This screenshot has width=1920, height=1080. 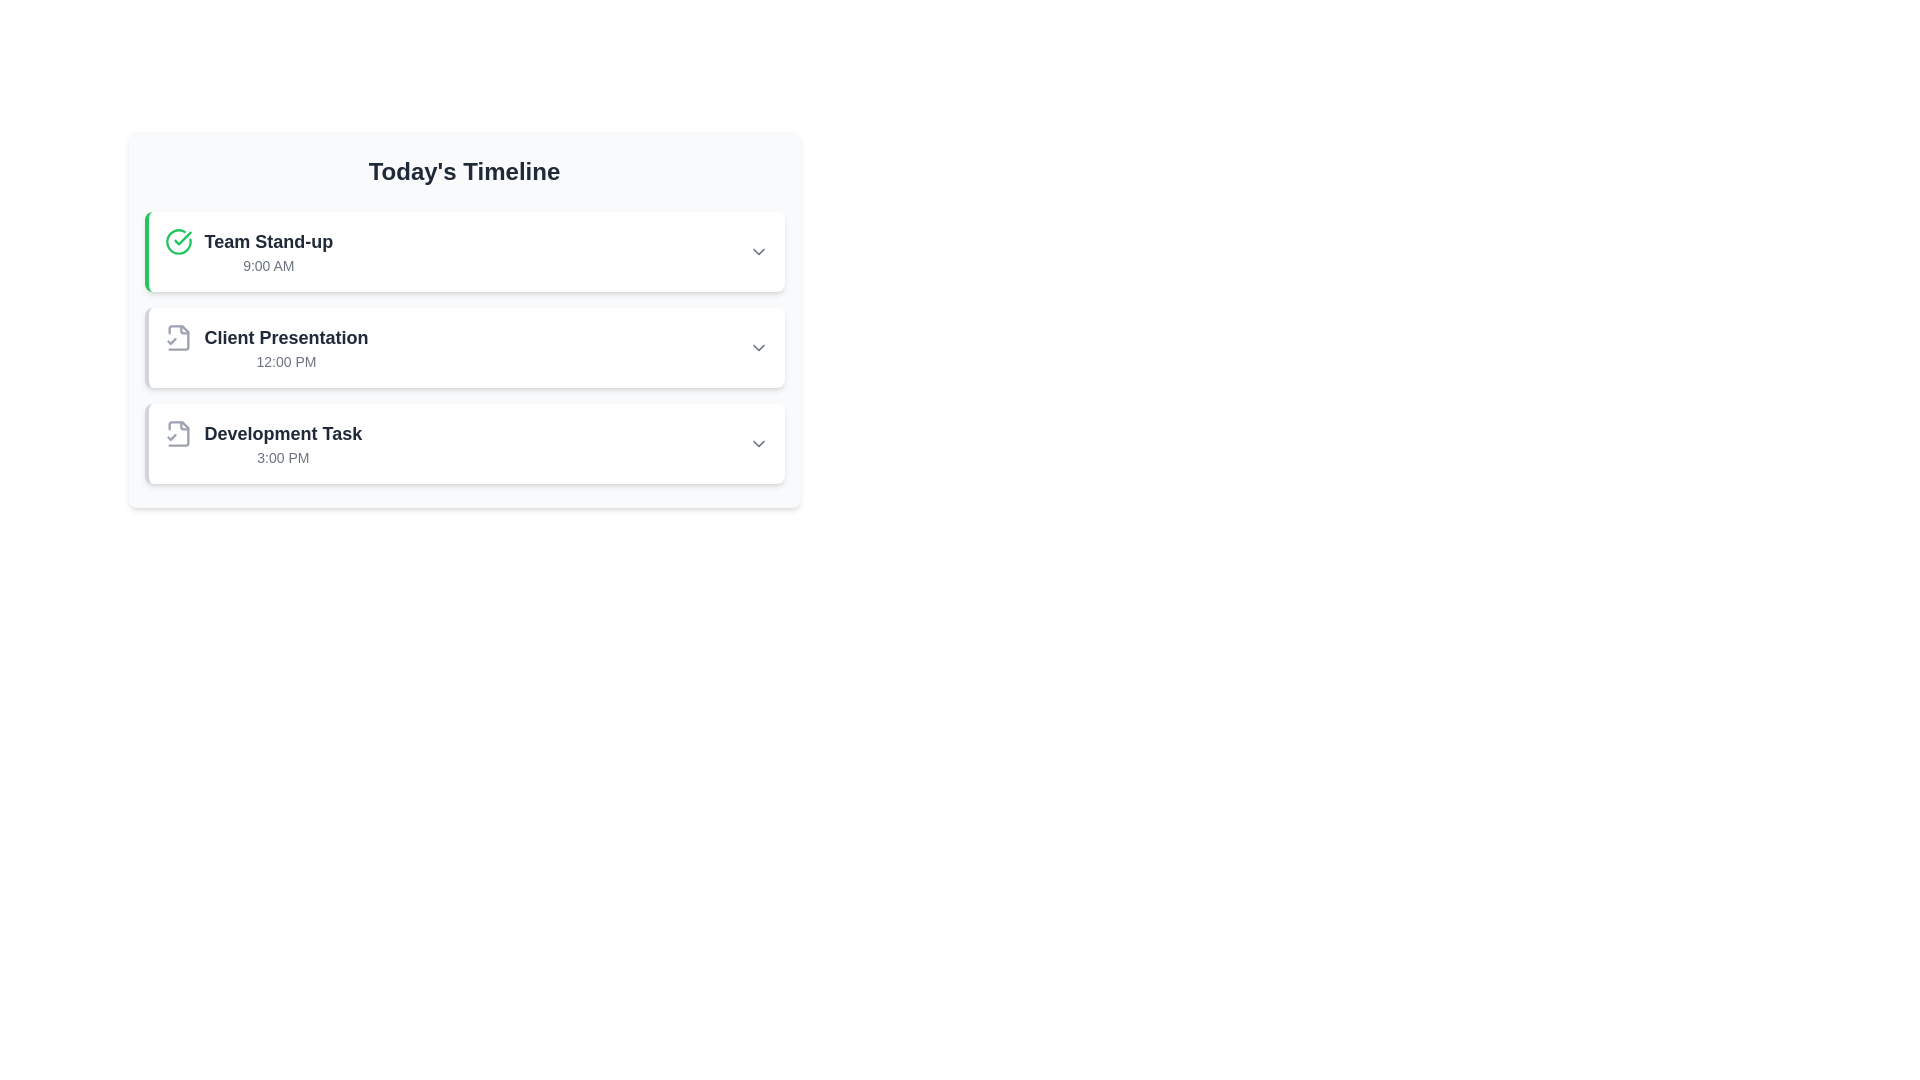 I want to click on the static text label displaying '12:00 PM' located below the 'Client Presentation' header in the timeline card, so click(x=285, y=362).